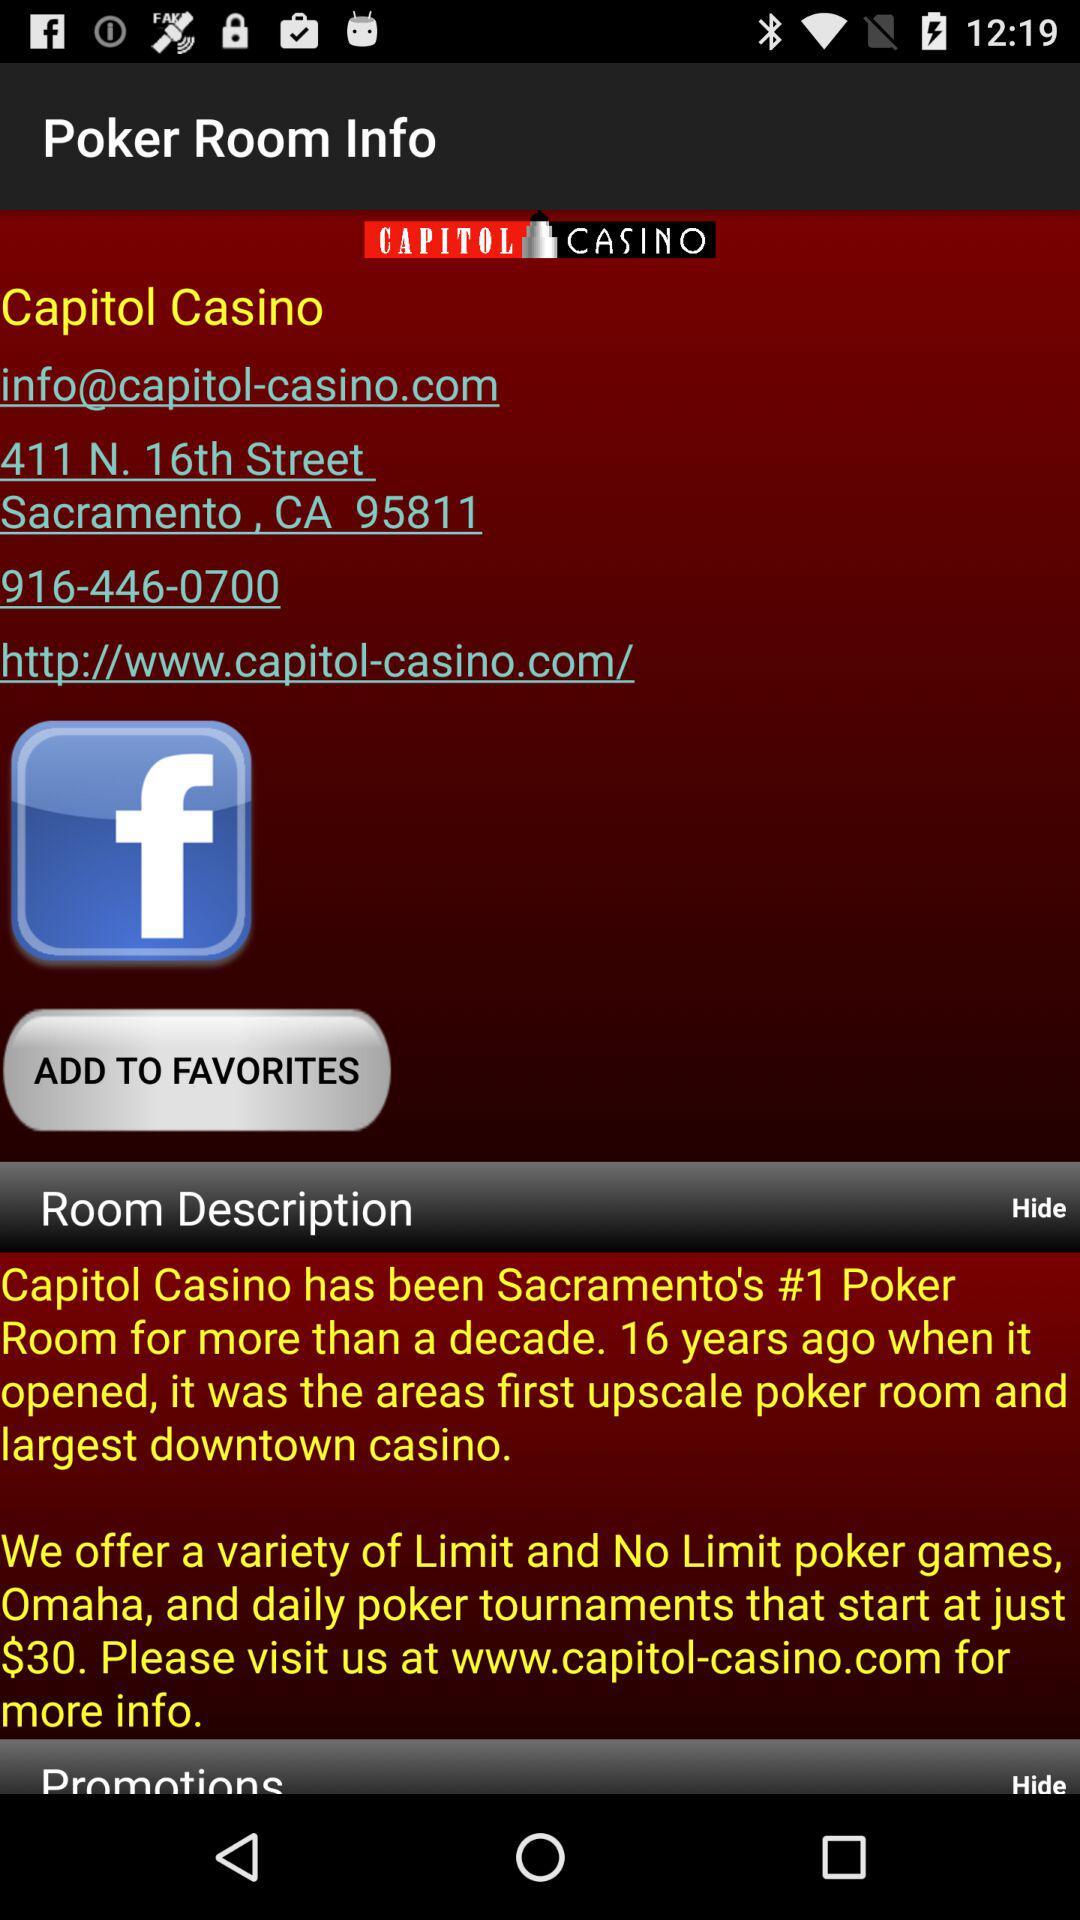  Describe the element at coordinates (240, 475) in the screenshot. I see `icon below info capitol casino icon` at that location.